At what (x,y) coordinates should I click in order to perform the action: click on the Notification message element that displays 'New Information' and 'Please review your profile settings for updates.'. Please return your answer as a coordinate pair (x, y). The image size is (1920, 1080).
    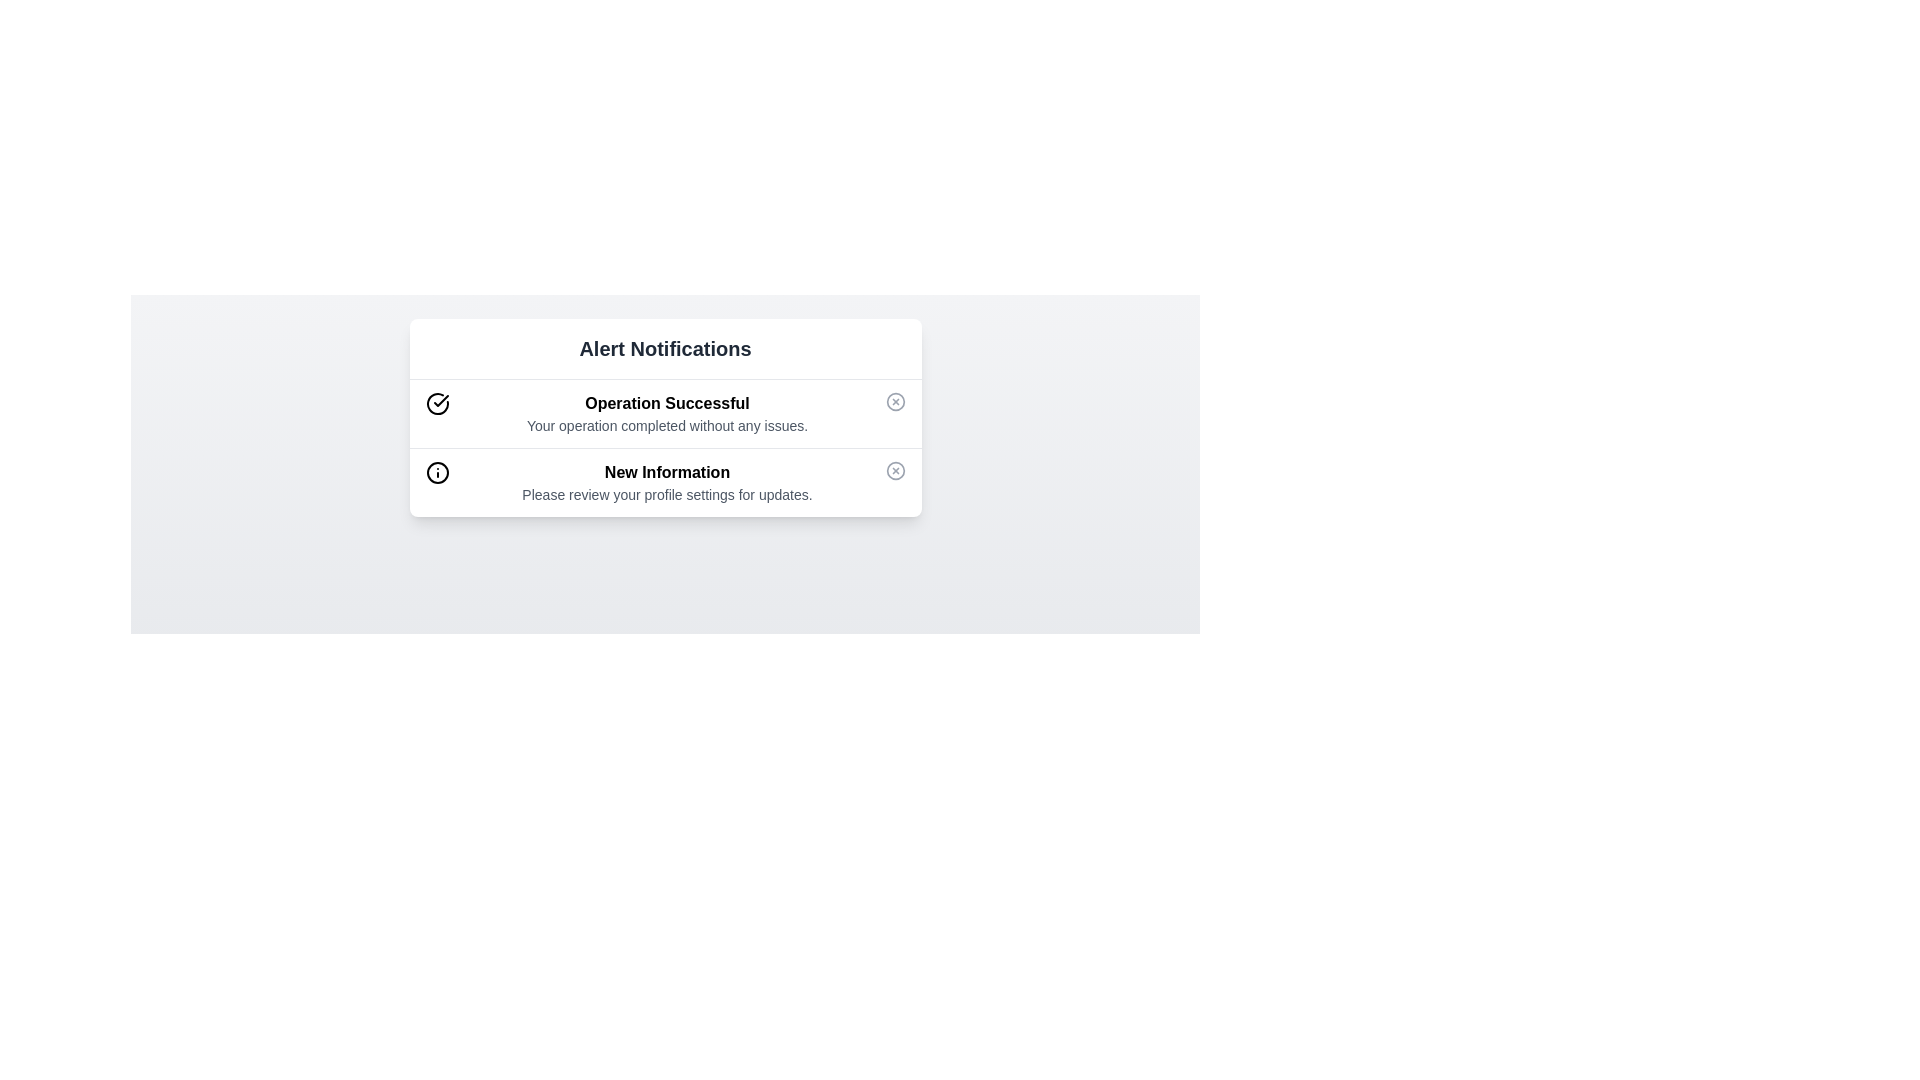
    Looking at the image, I should click on (667, 482).